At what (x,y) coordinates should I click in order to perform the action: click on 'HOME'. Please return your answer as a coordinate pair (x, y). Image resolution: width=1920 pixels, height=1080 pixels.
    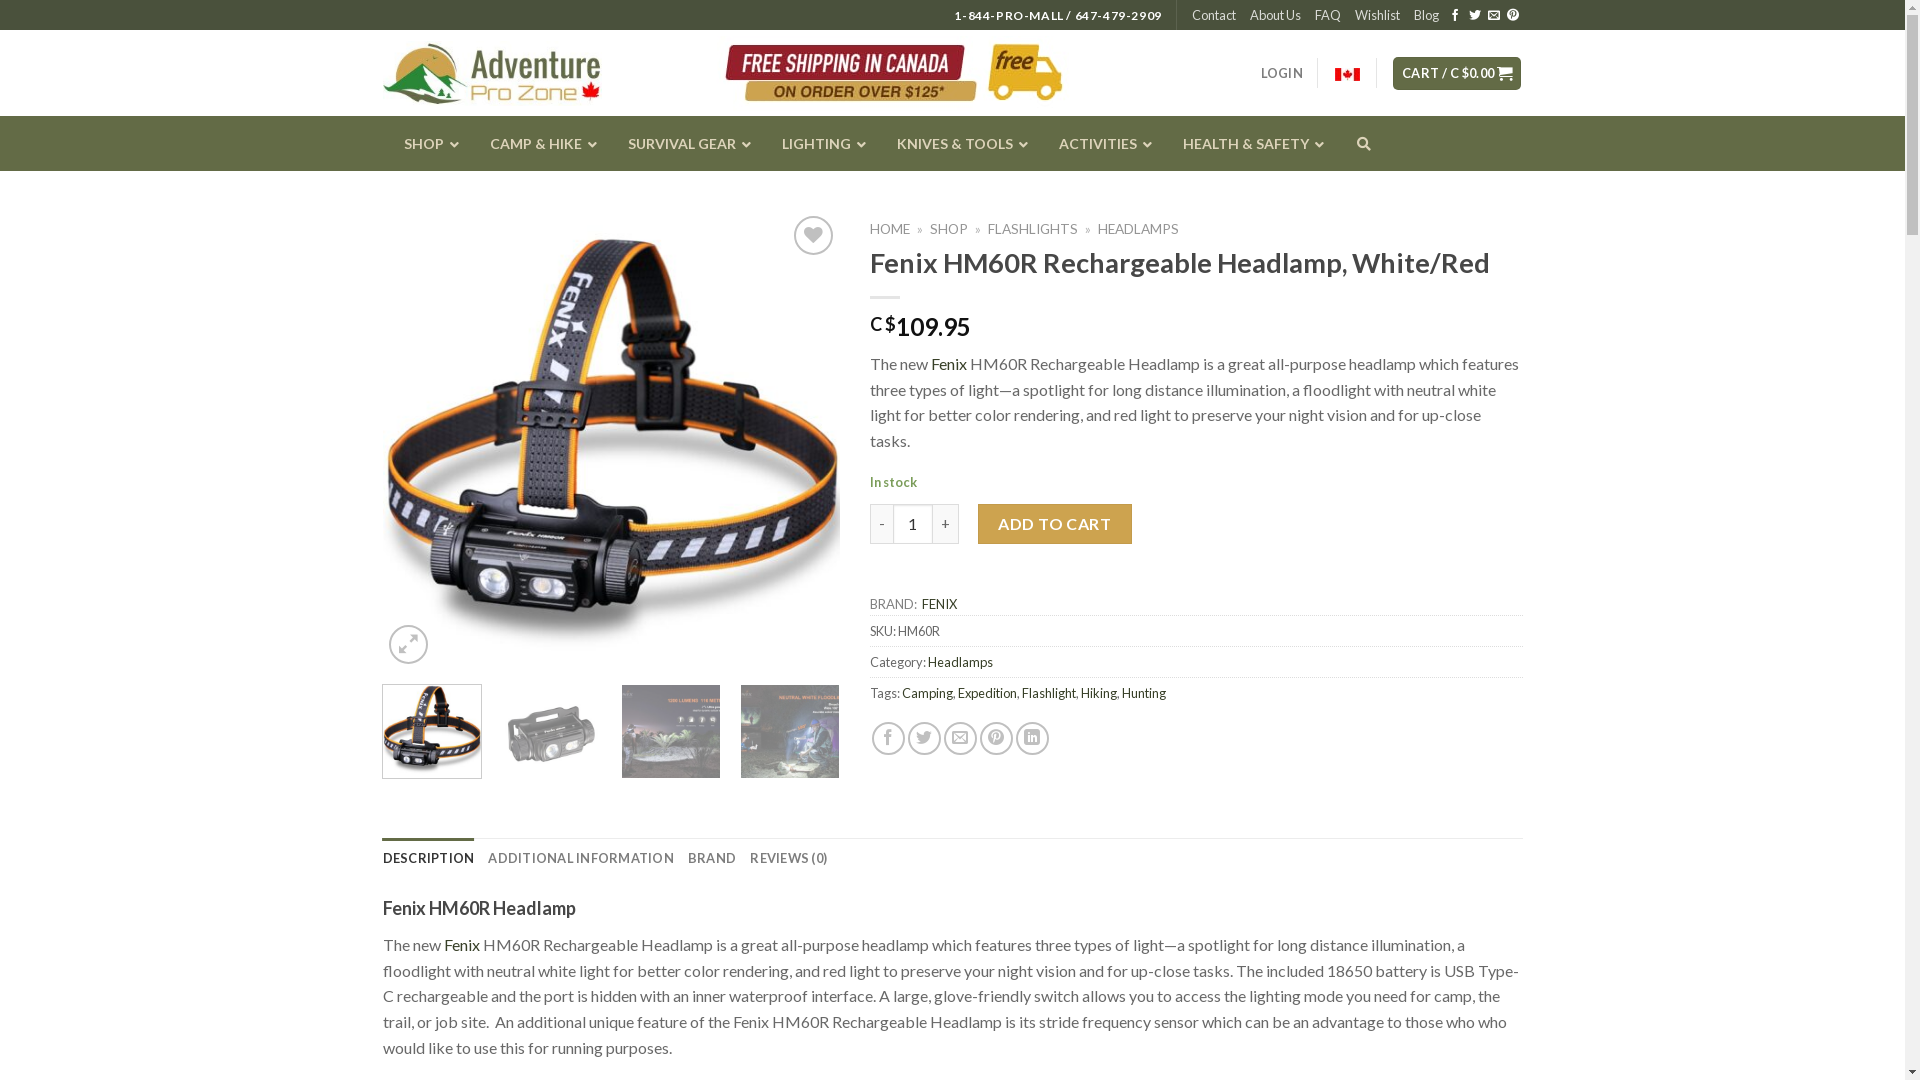
    Looking at the image, I should click on (888, 227).